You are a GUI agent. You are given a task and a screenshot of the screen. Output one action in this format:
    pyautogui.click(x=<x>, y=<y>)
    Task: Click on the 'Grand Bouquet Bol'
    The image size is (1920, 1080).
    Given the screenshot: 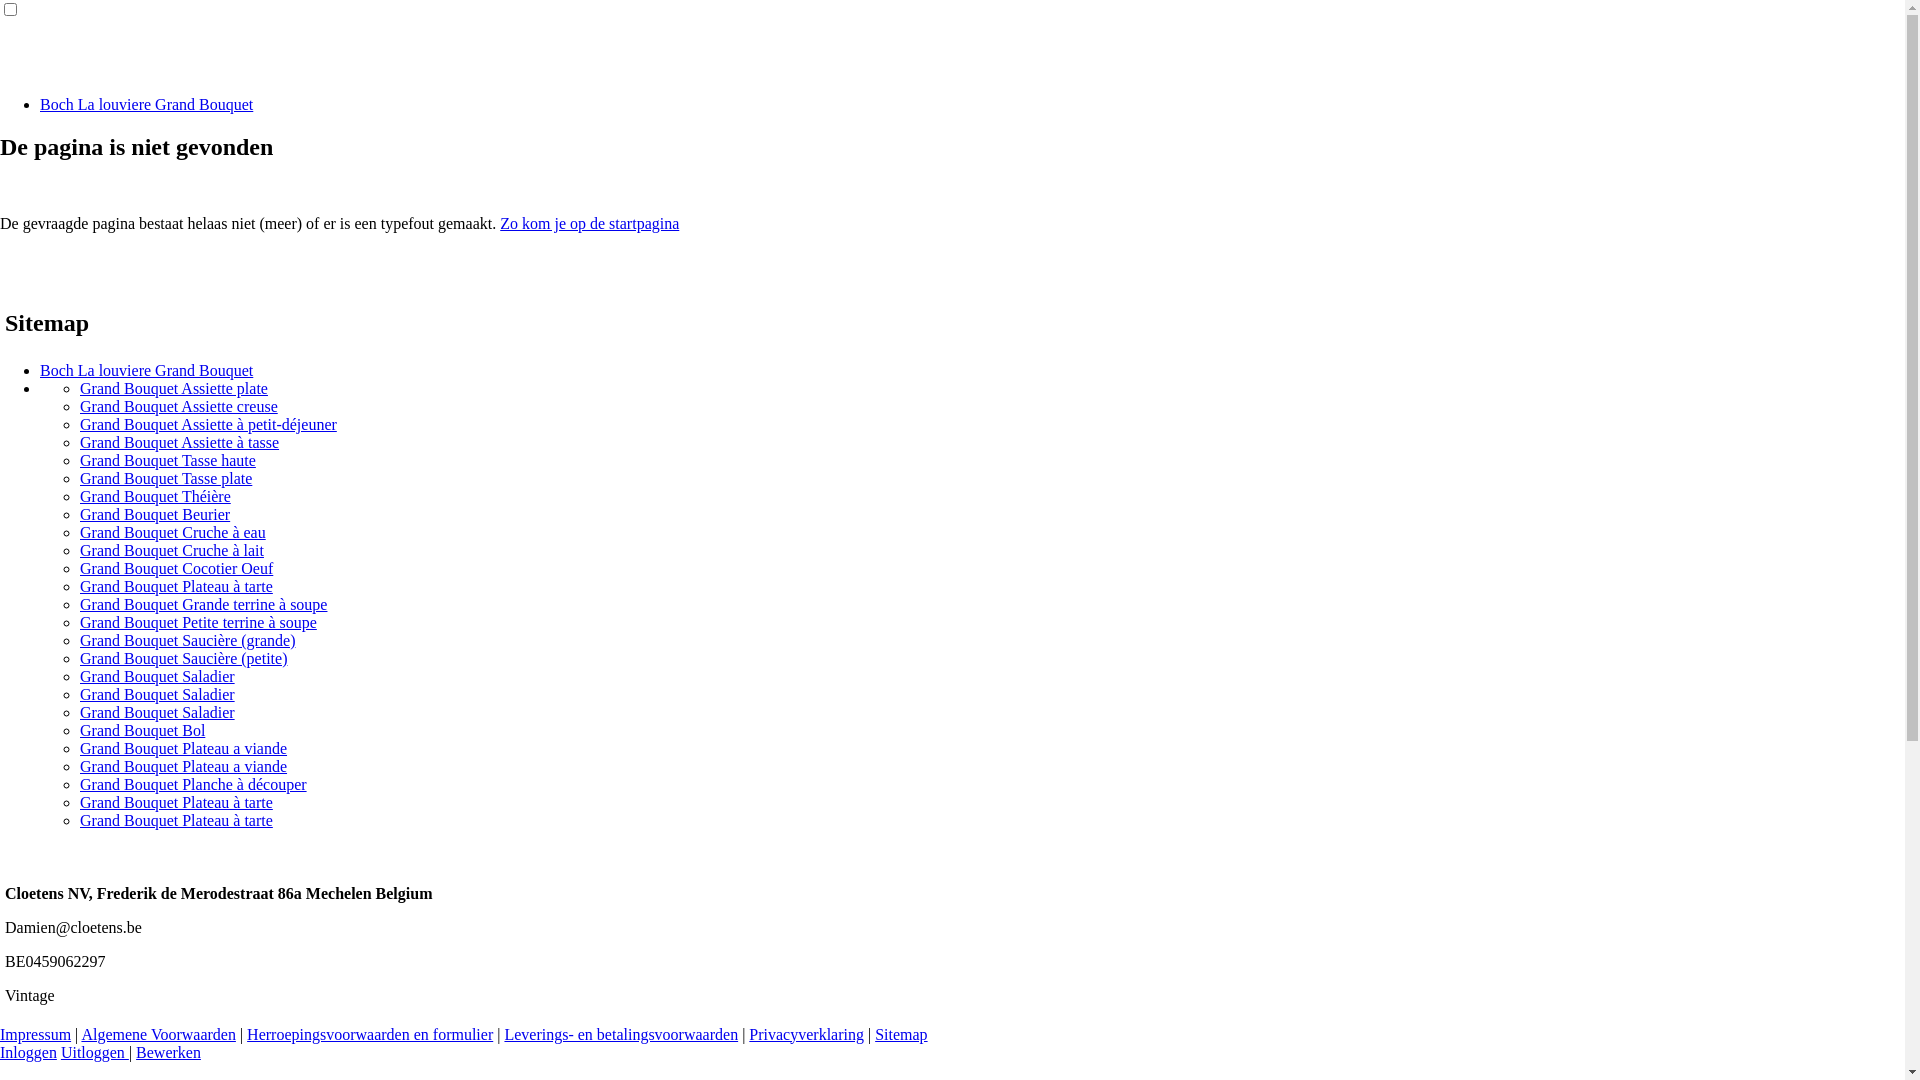 What is the action you would take?
    pyautogui.click(x=141, y=730)
    